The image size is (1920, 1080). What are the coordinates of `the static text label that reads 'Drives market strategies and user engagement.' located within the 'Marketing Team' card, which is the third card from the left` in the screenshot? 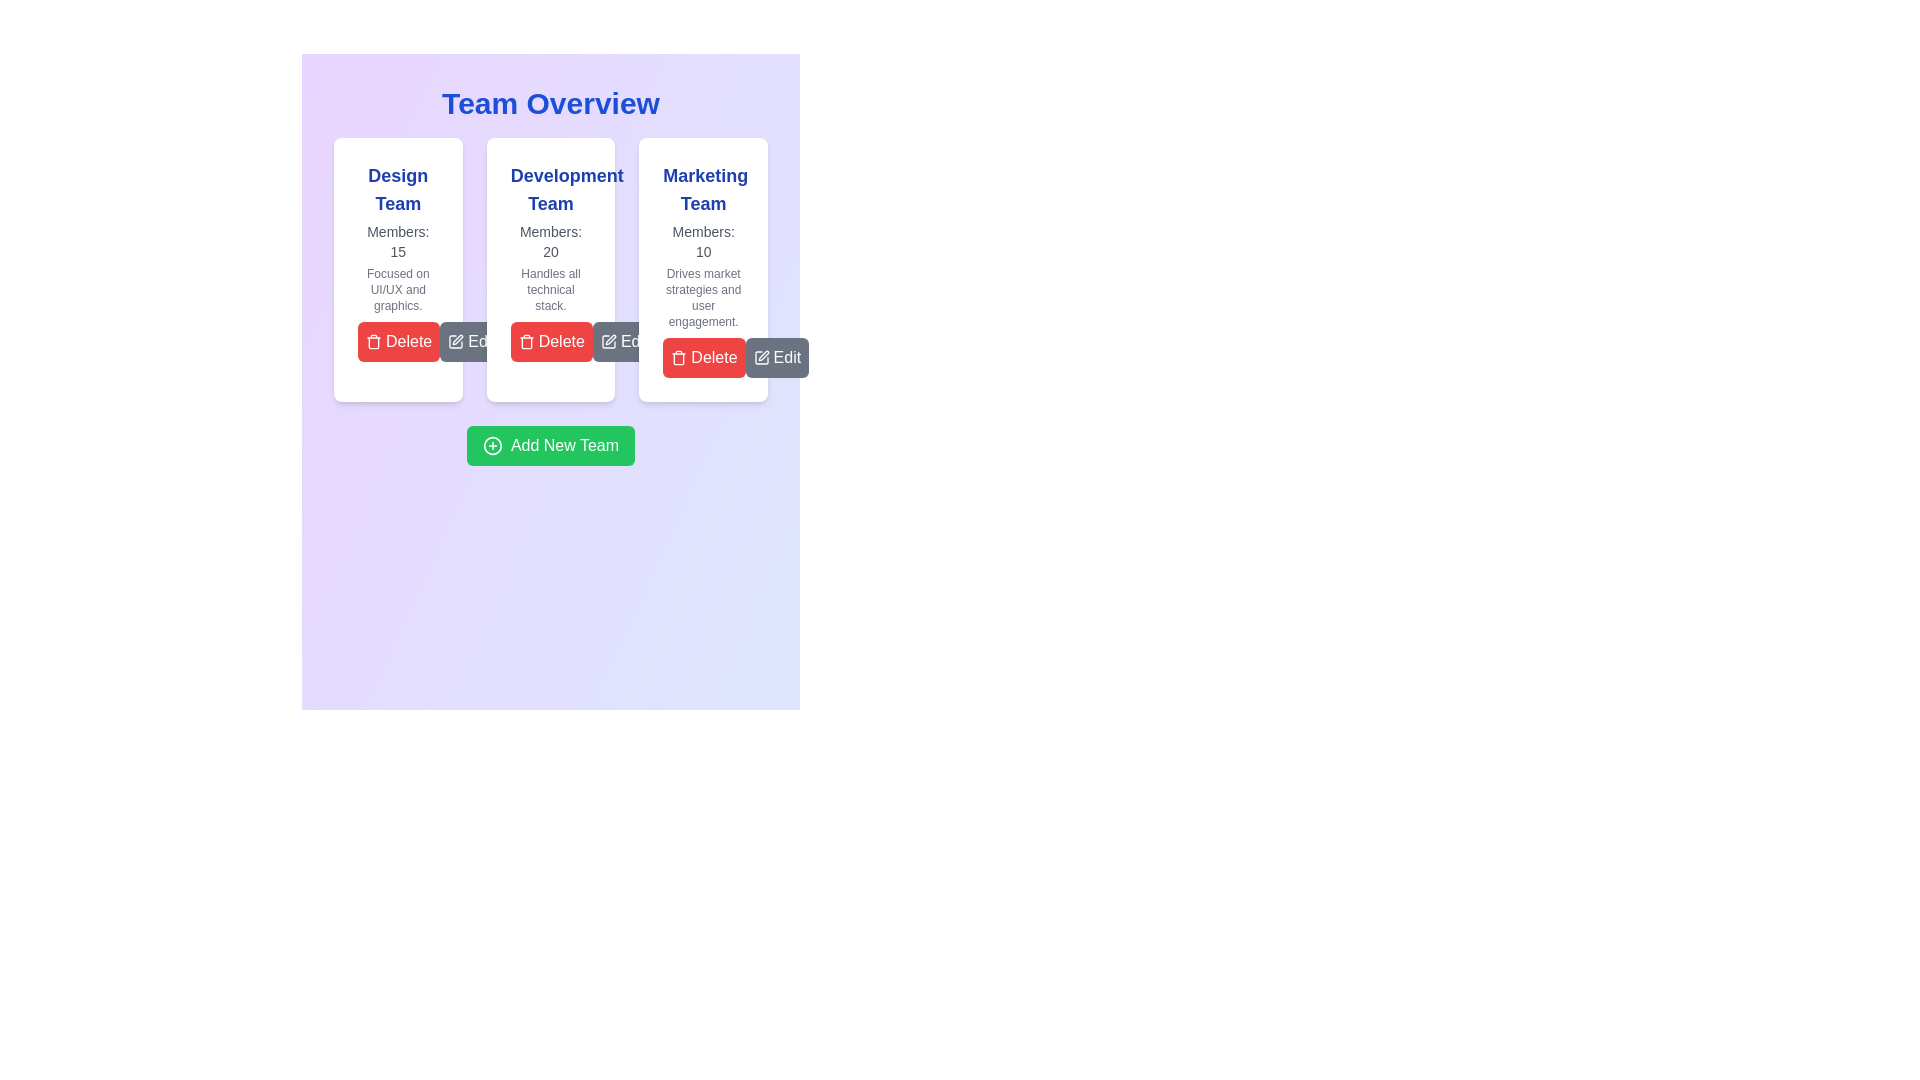 It's located at (703, 297).